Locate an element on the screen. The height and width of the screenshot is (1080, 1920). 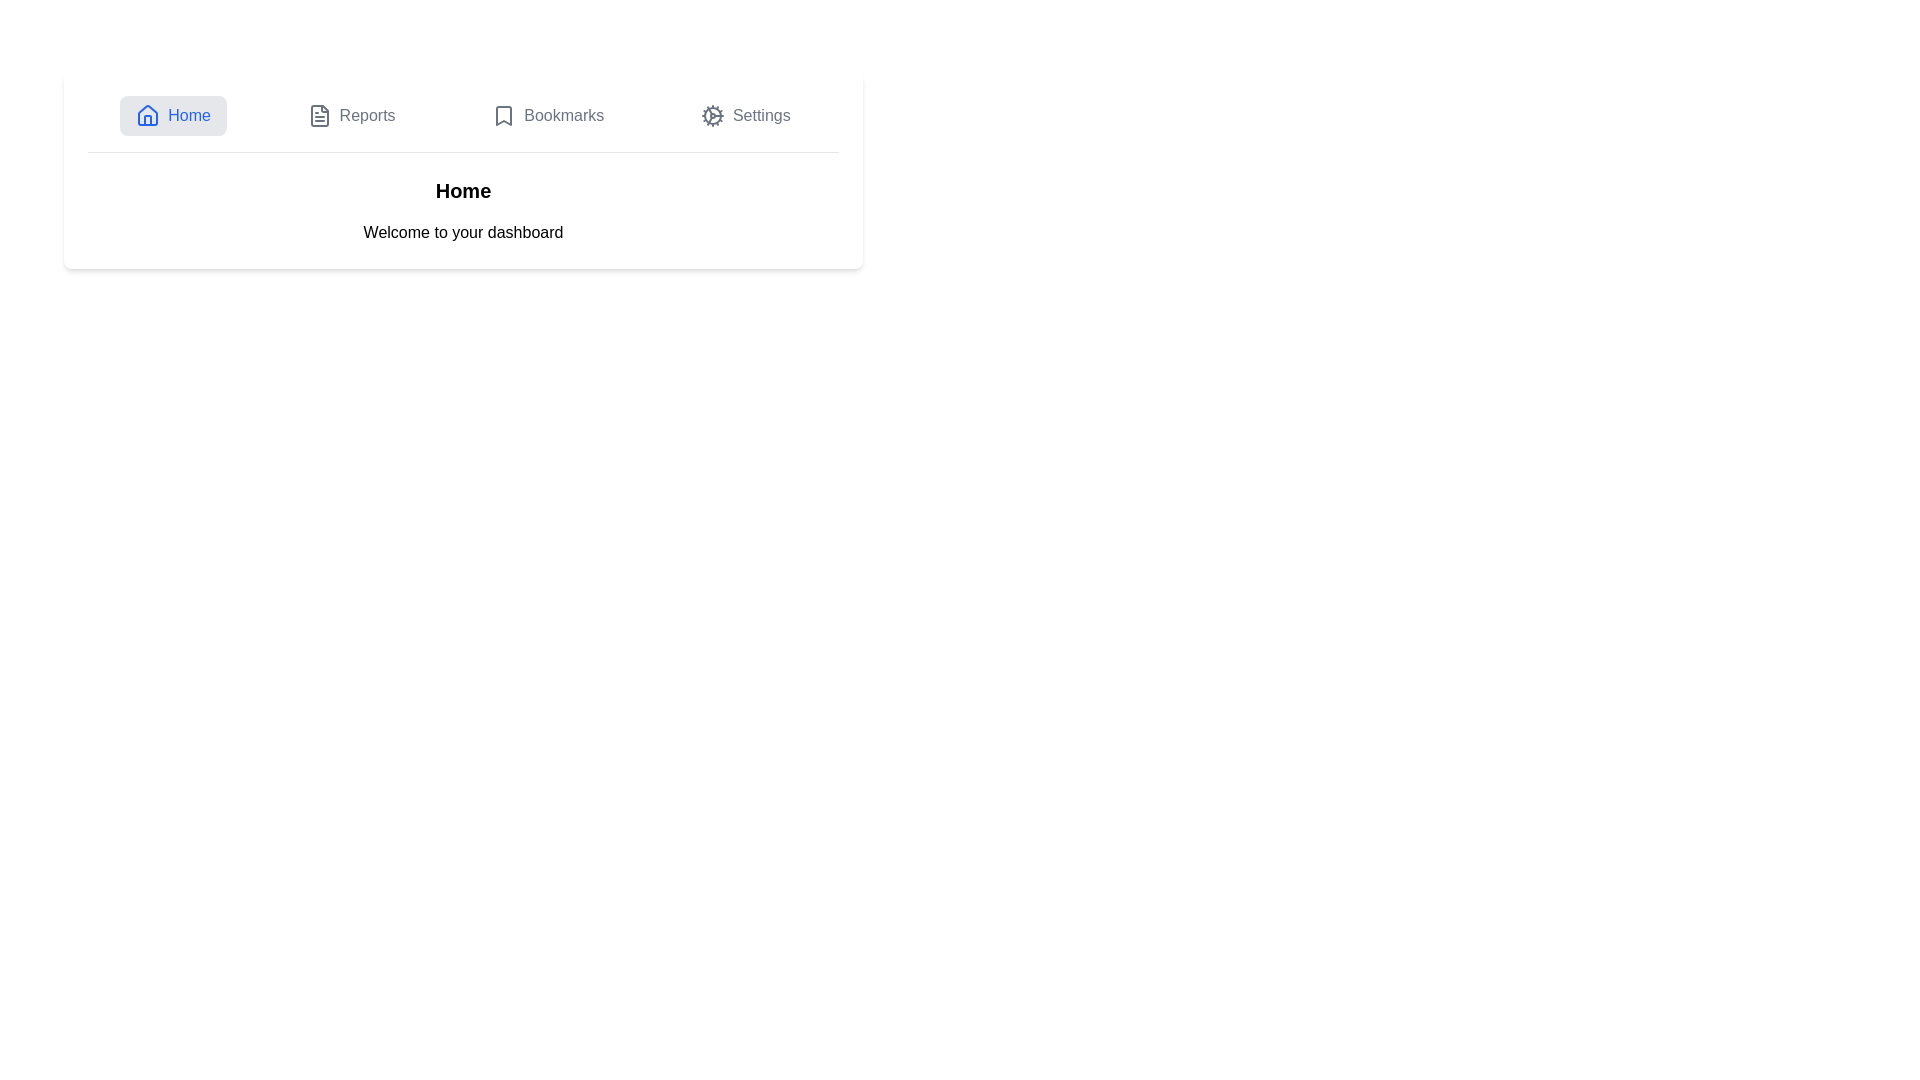
the 'Bookmarks' icon in the navigation bar is located at coordinates (504, 115).